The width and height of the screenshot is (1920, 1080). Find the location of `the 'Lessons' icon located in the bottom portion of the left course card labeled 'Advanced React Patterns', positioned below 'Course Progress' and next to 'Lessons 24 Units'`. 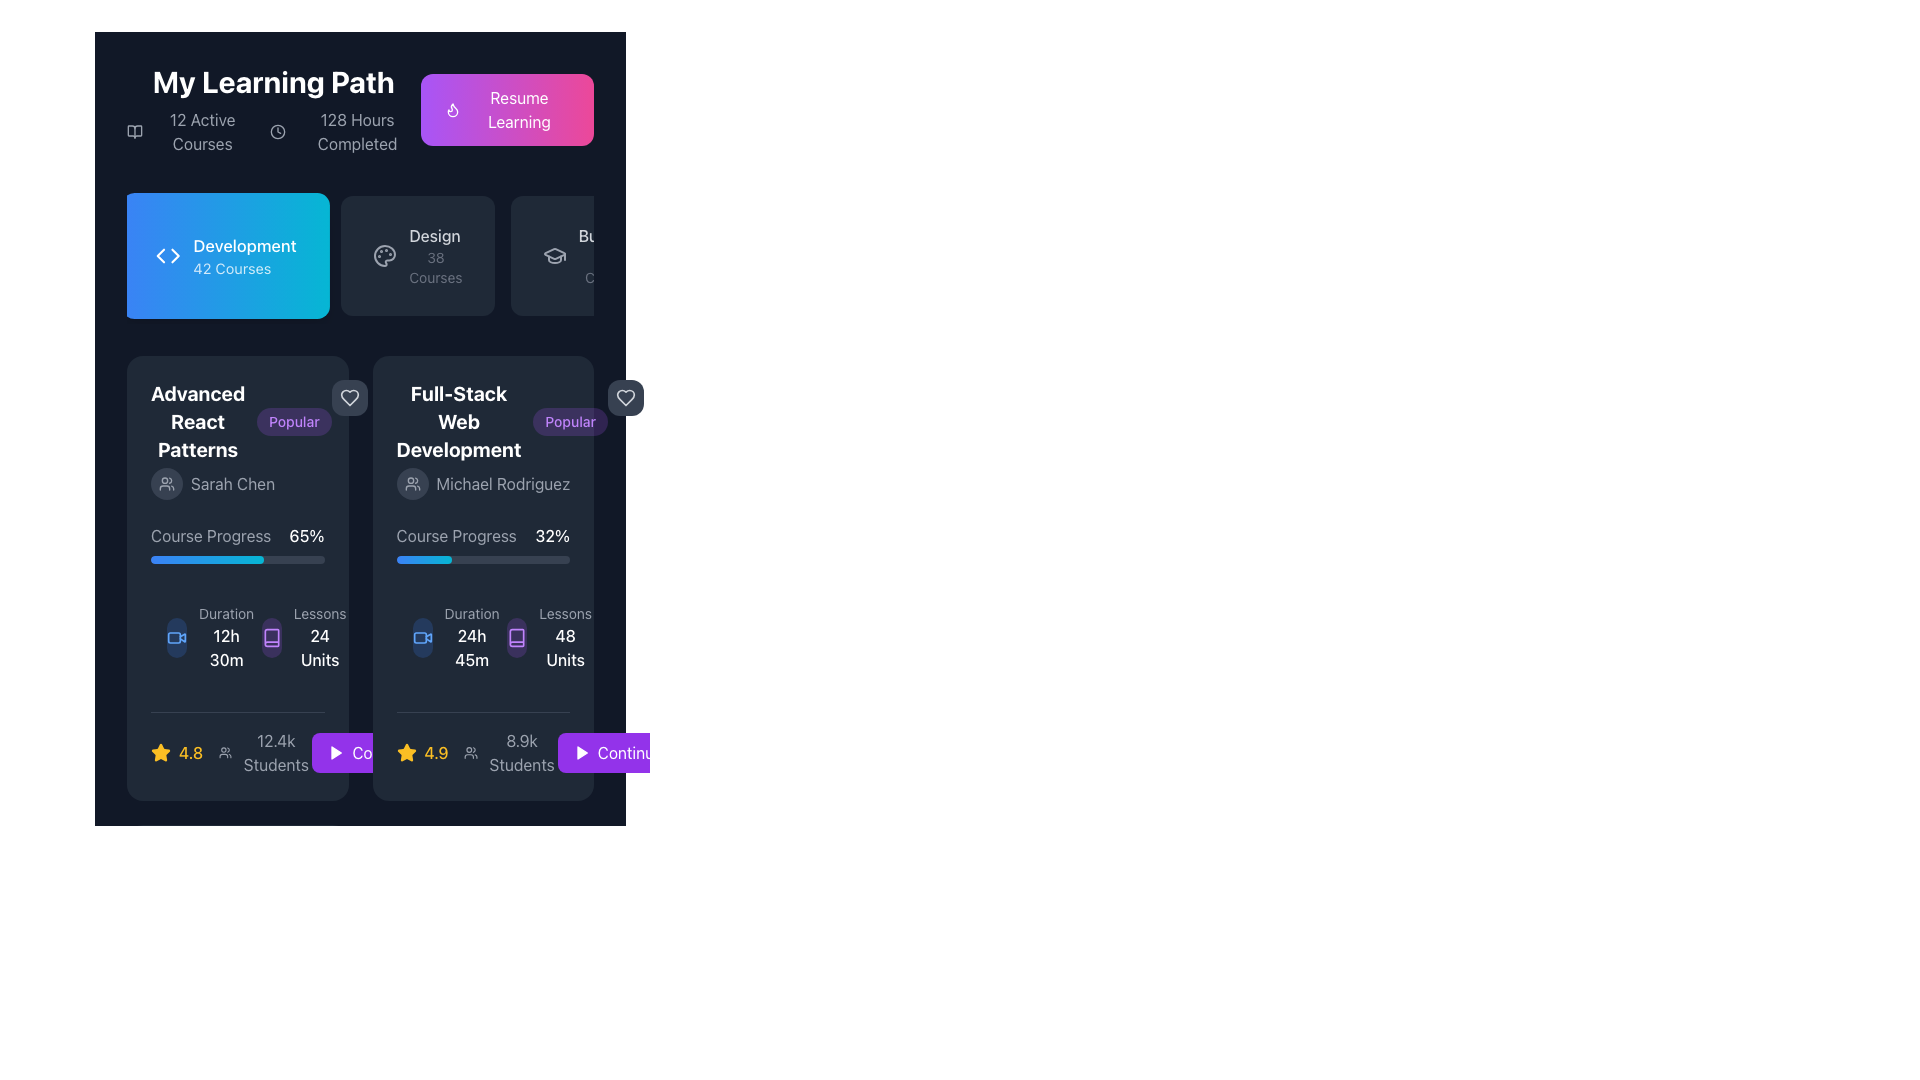

the 'Lessons' icon located in the bottom portion of the left course card labeled 'Advanced React Patterns', positioned below 'Course Progress' and next to 'Lessons 24 Units' is located at coordinates (270, 637).